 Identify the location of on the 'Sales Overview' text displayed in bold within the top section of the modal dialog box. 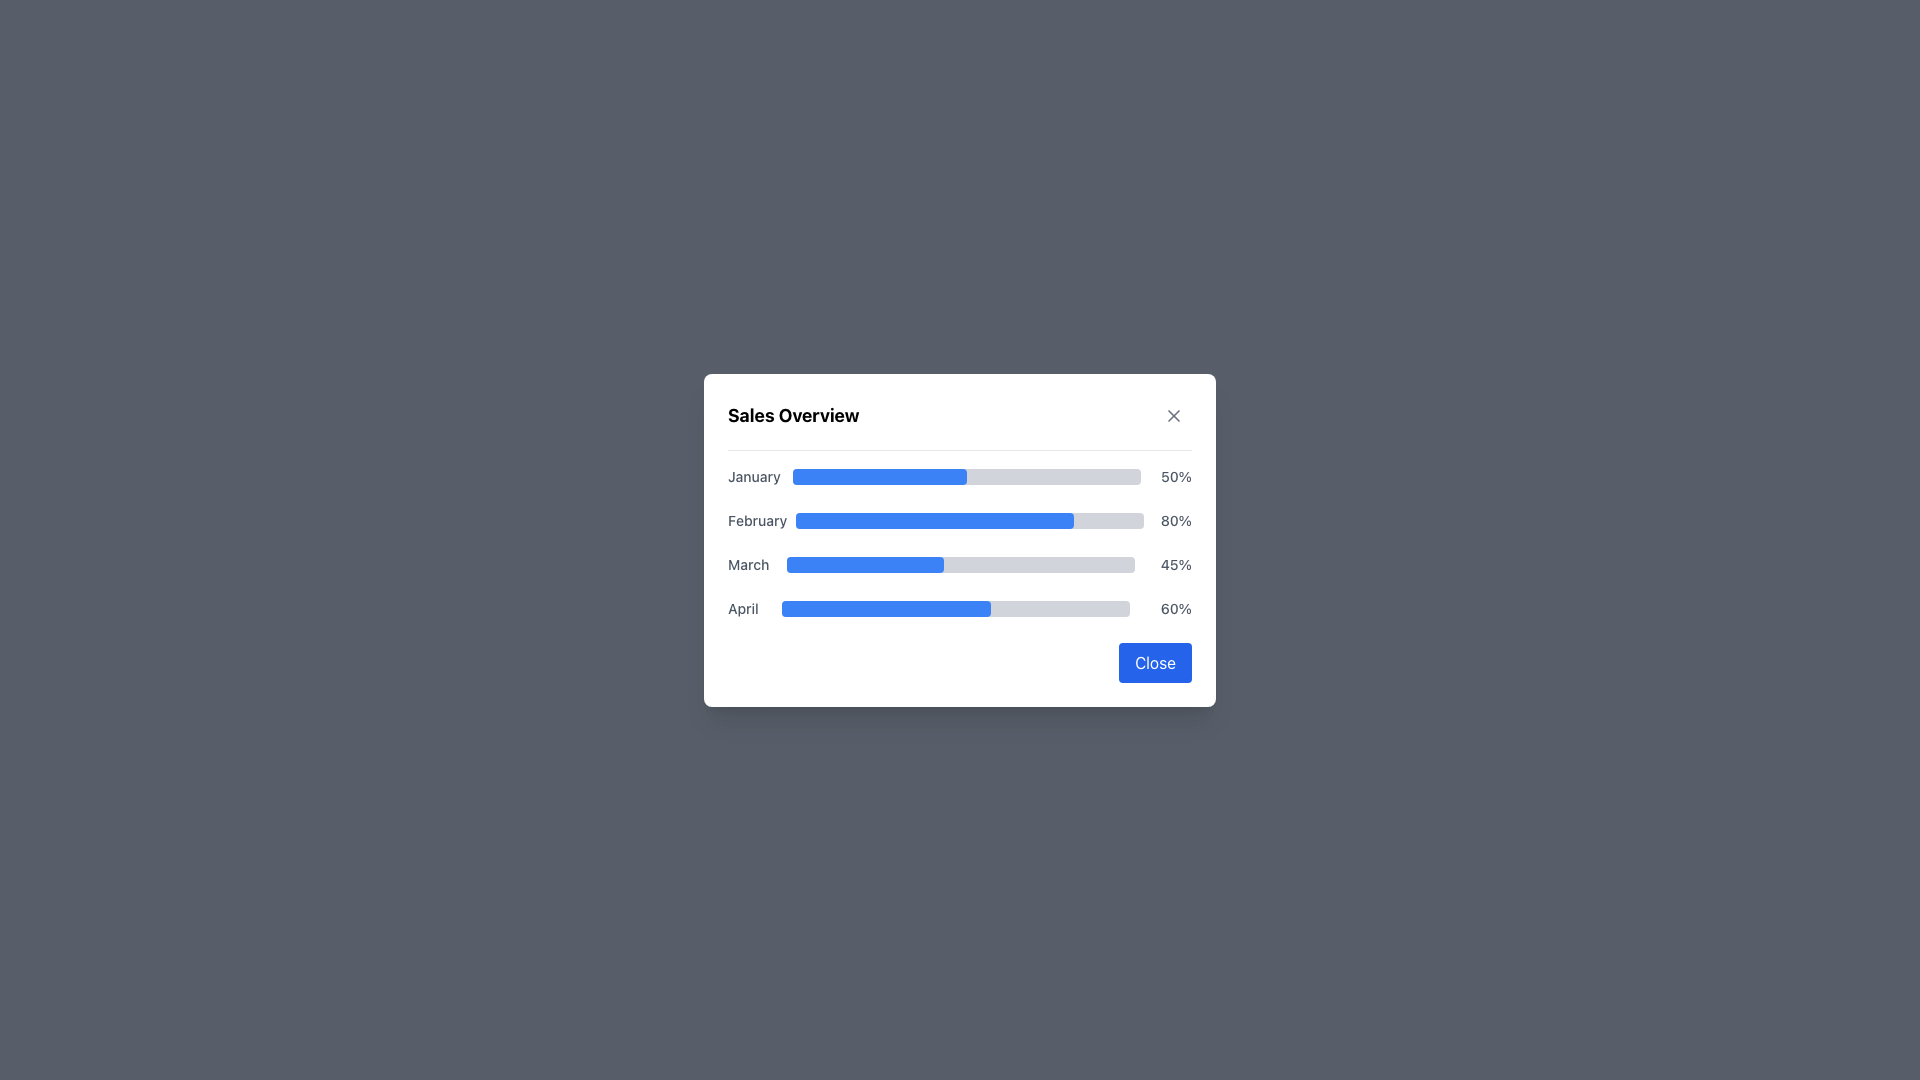
(792, 414).